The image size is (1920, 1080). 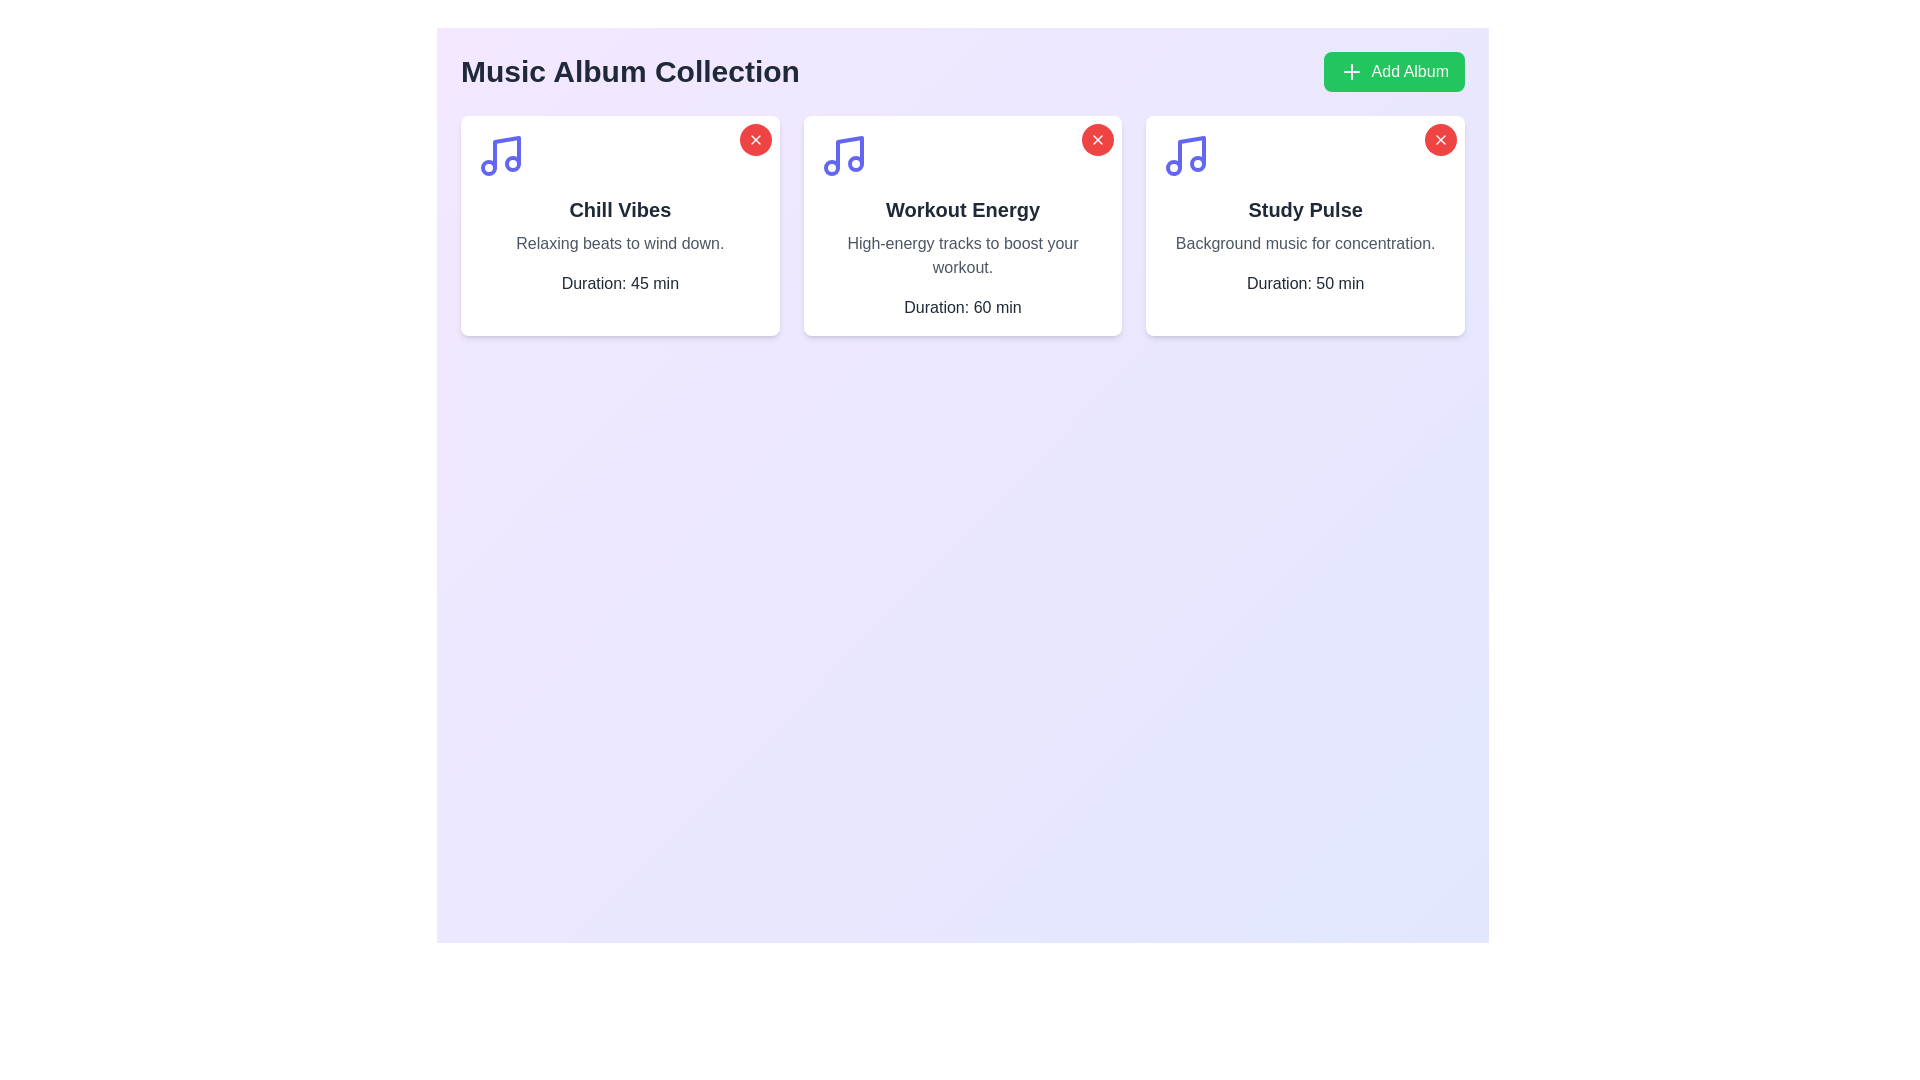 I want to click on the decorative SVG circle located at the lower-left corner of the musical note icon on the 'Study Pulse' card, so click(x=1174, y=167).